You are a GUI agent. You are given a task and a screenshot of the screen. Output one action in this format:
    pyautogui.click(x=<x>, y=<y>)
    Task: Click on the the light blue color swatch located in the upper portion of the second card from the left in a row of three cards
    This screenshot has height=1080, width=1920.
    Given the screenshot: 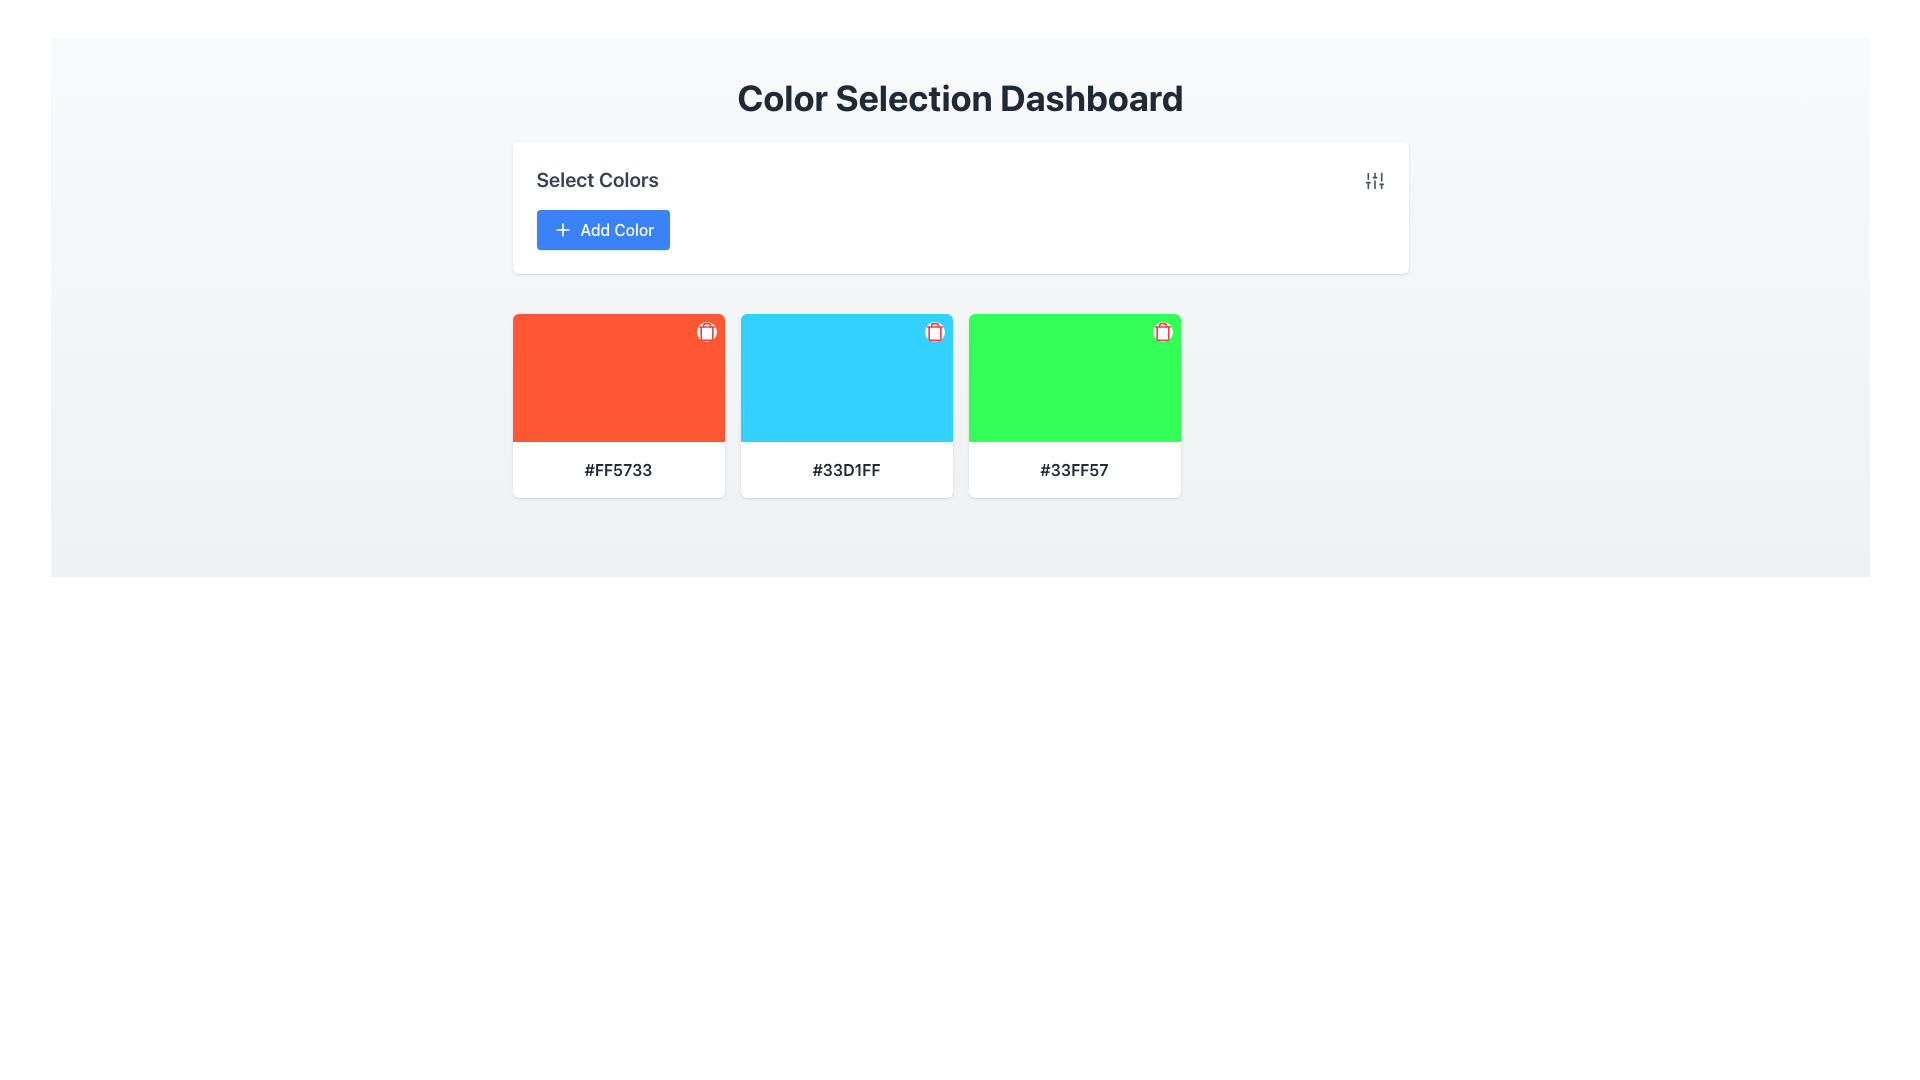 What is the action you would take?
    pyautogui.click(x=846, y=378)
    